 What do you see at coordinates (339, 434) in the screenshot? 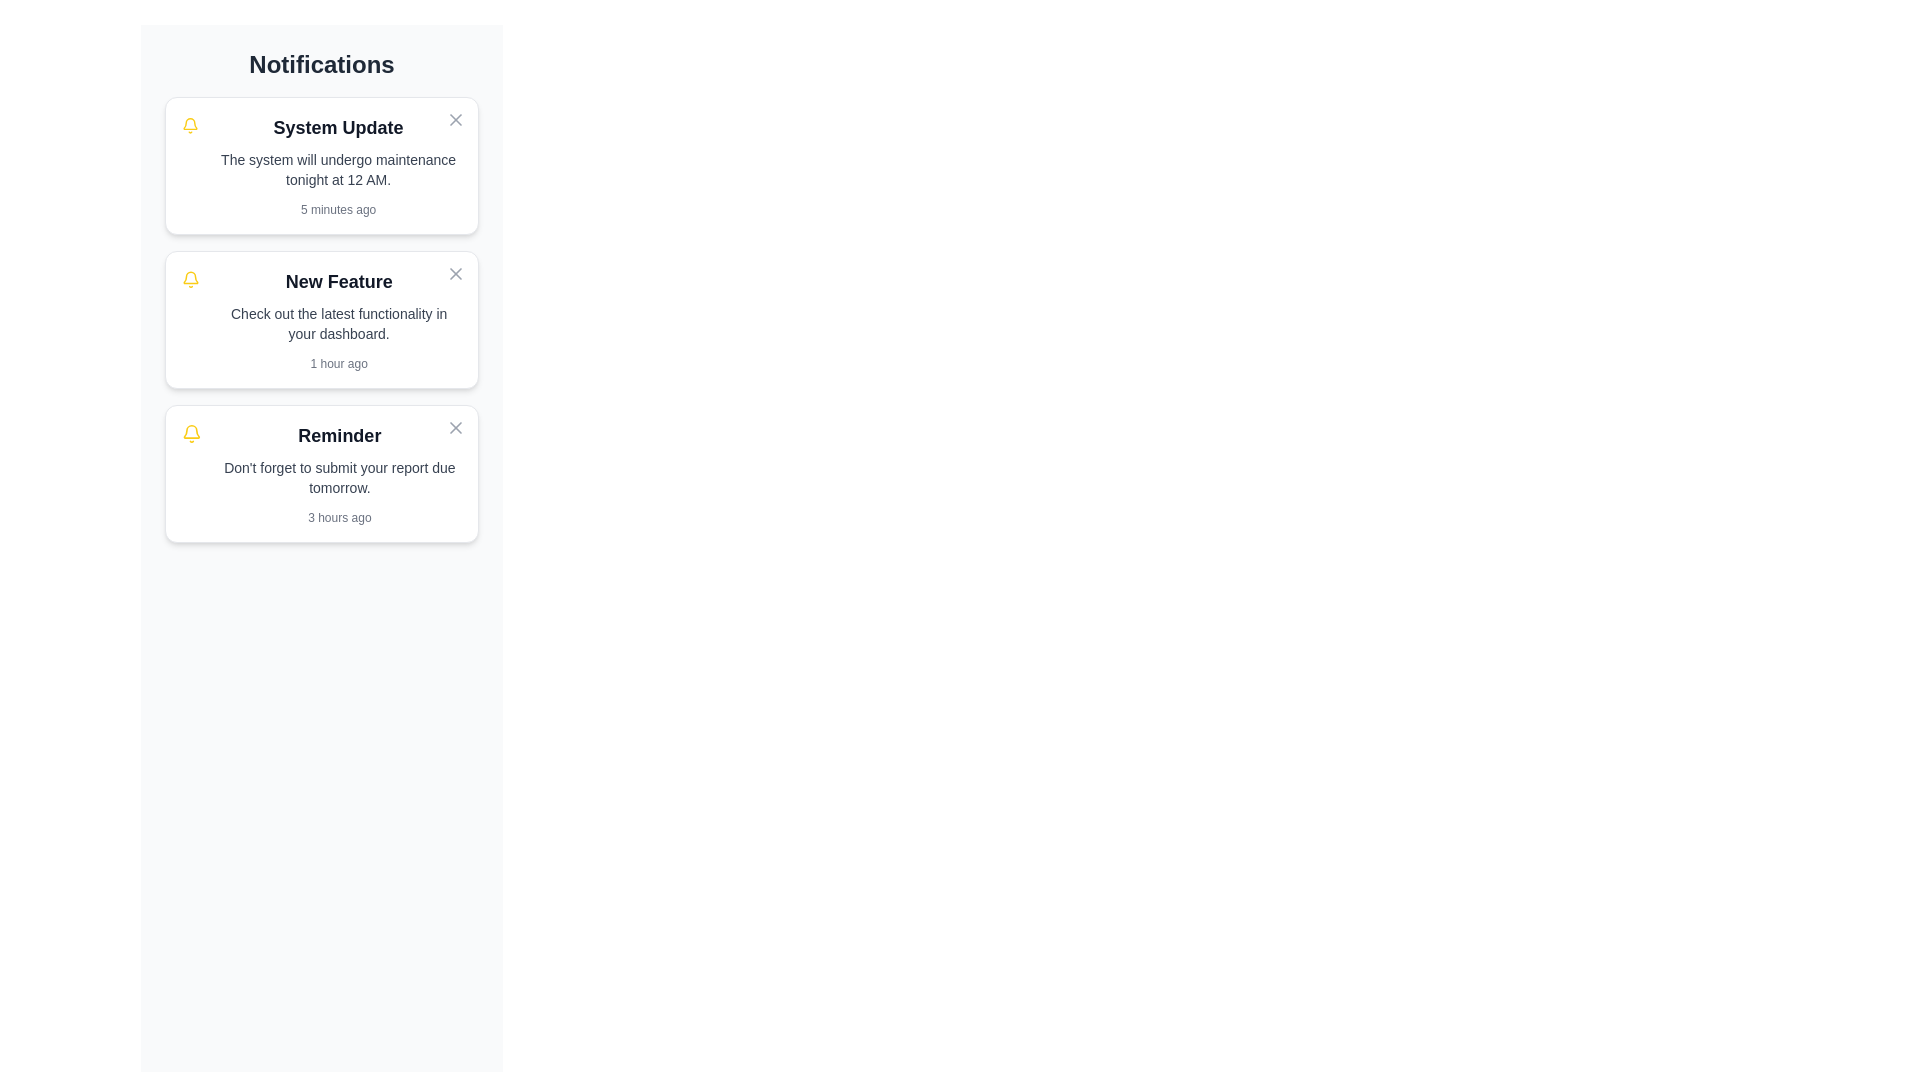
I see `the text label that serves as the title of the third notification card in the notification list` at bounding box center [339, 434].